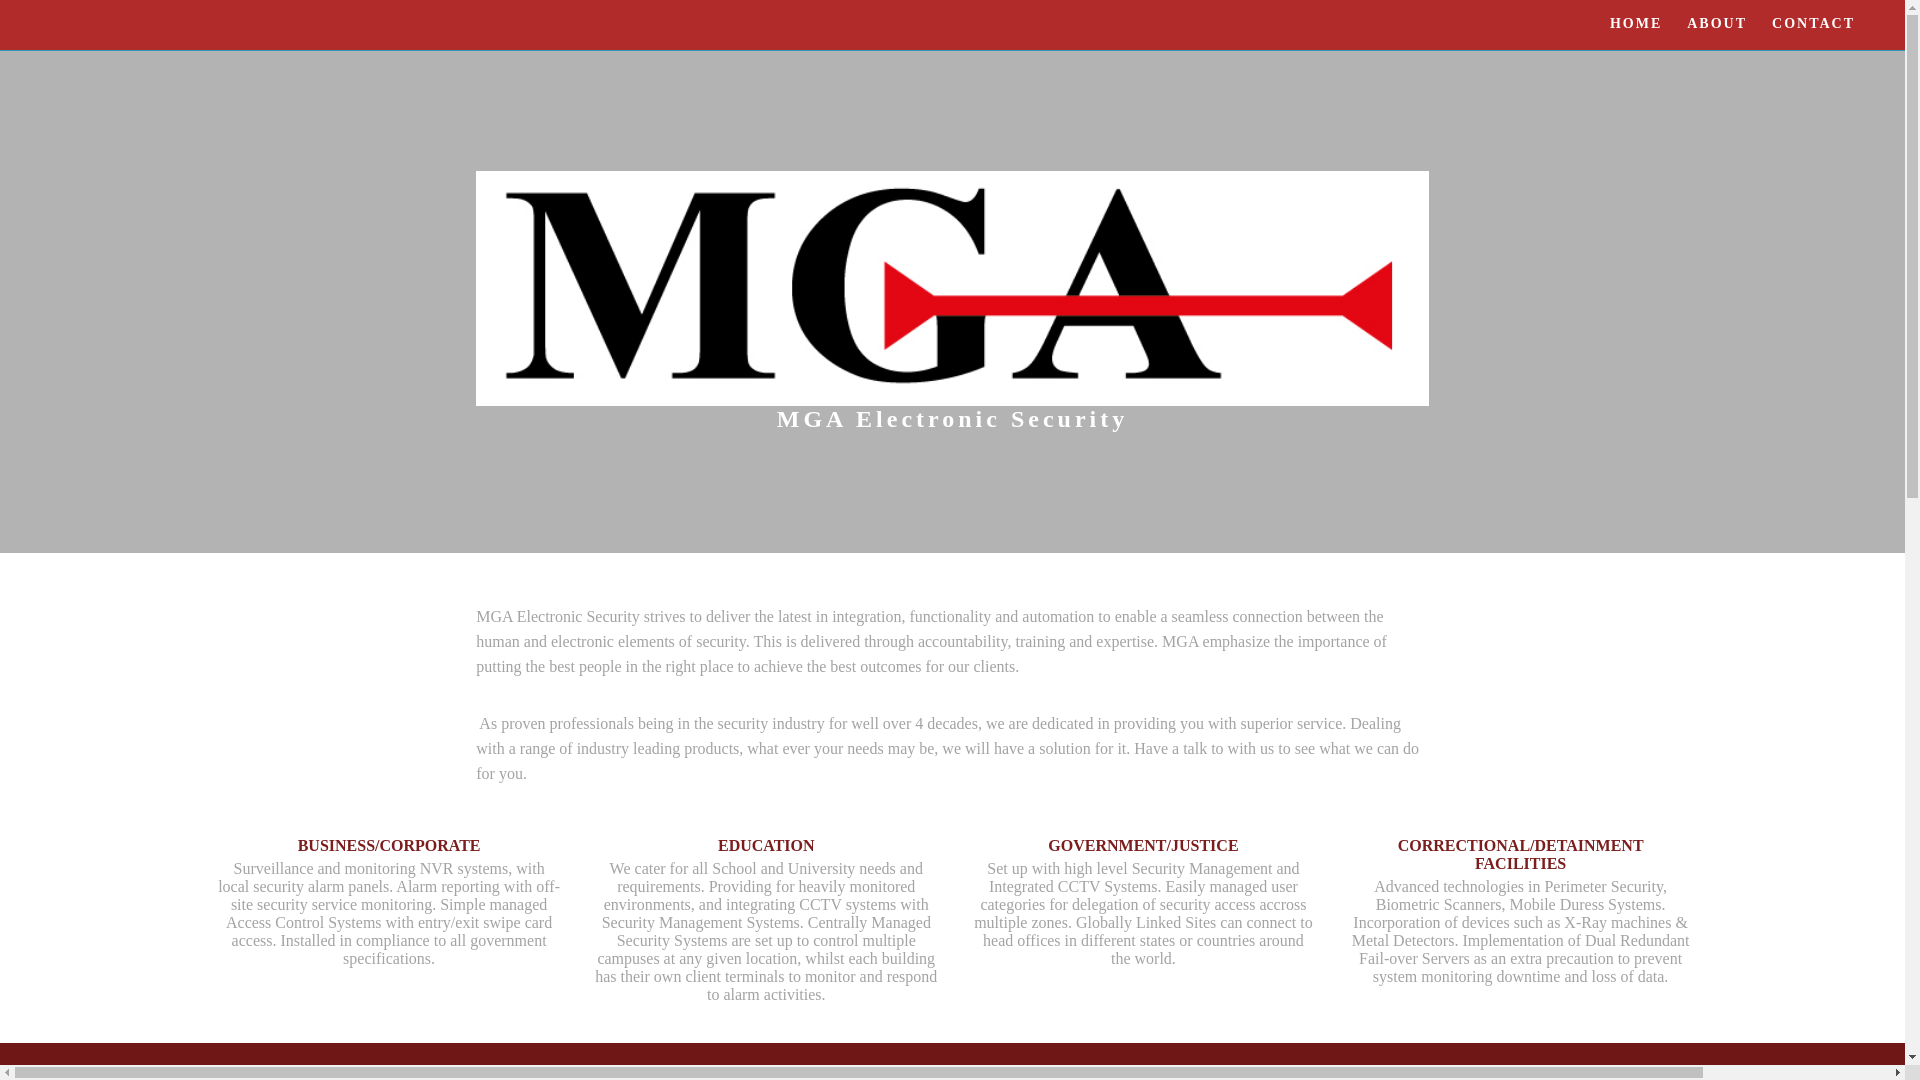 The width and height of the screenshot is (1920, 1080). What do you see at coordinates (1636, 23) in the screenshot?
I see `'HOME'` at bounding box center [1636, 23].